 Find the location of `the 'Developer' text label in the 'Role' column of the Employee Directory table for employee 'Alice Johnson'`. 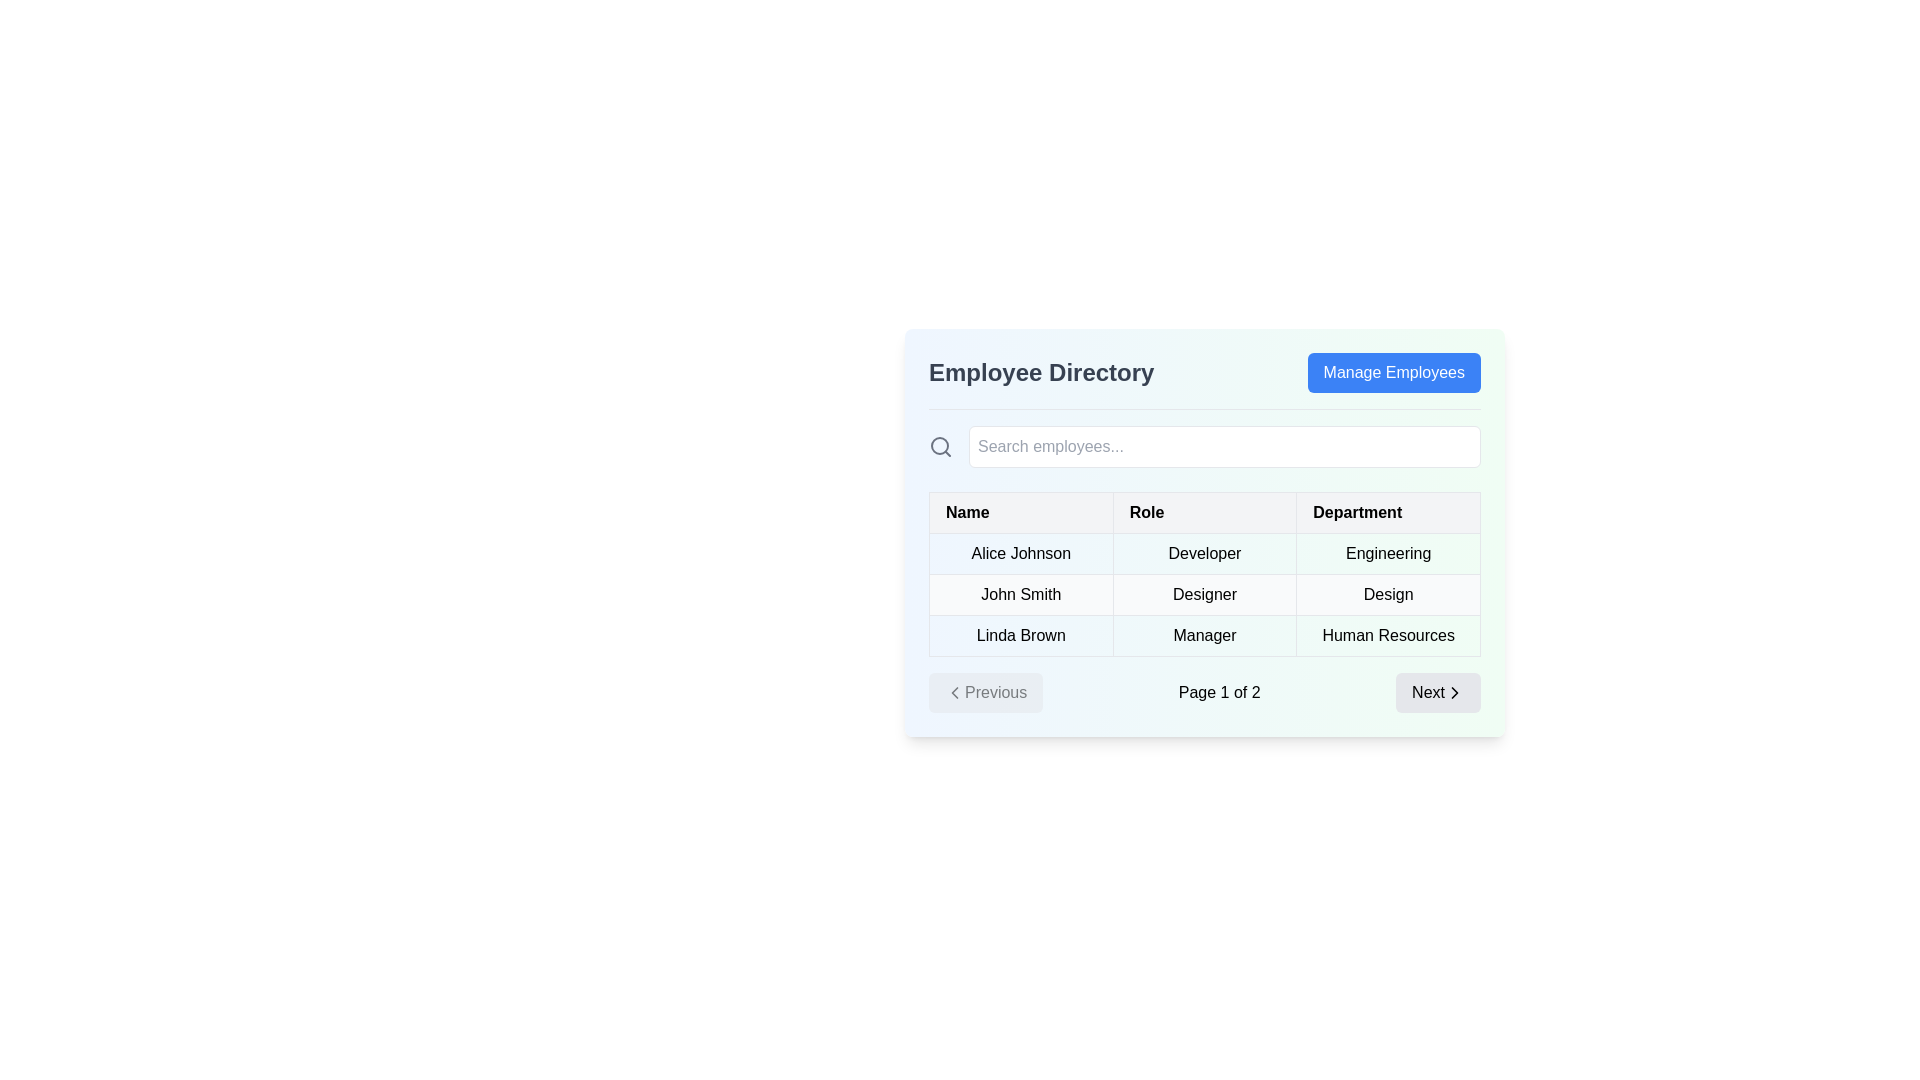

the 'Developer' text label in the 'Role' column of the Employee Directory table for employee 'Alice Johnson' is located at coordinates (1203, 554).